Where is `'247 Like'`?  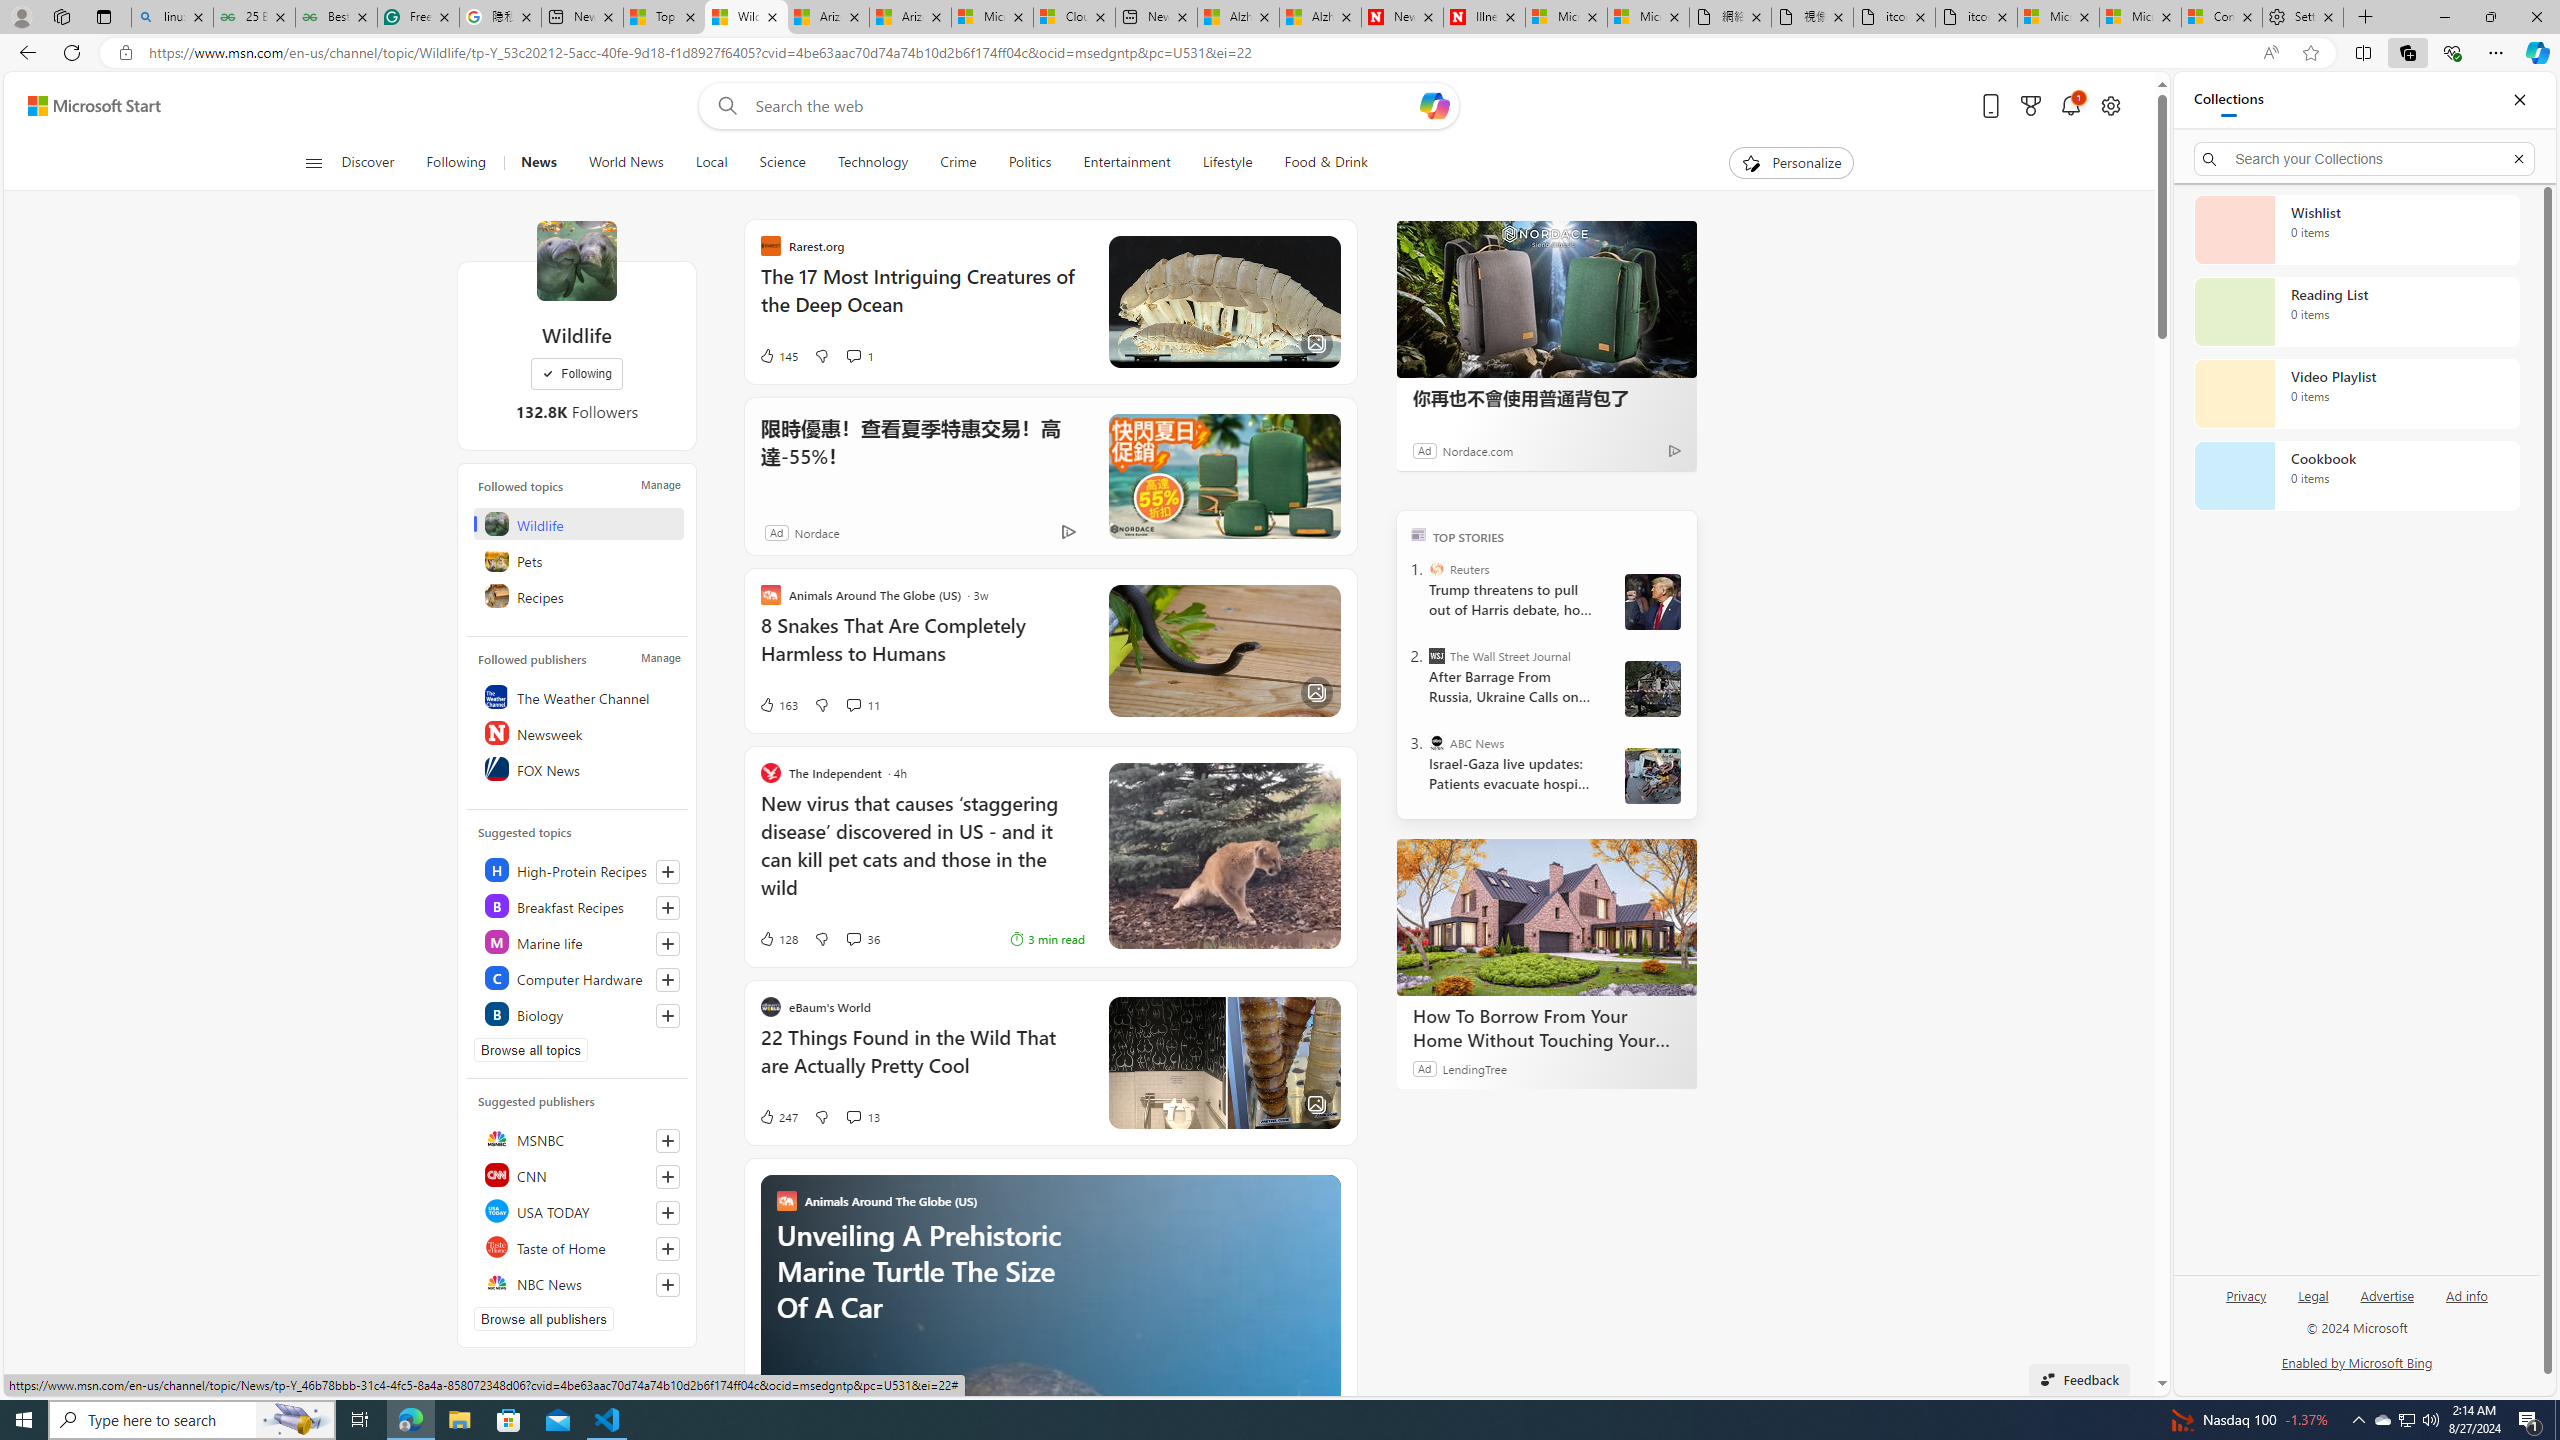 '247 Like' is located at coordinates (778, 1115).